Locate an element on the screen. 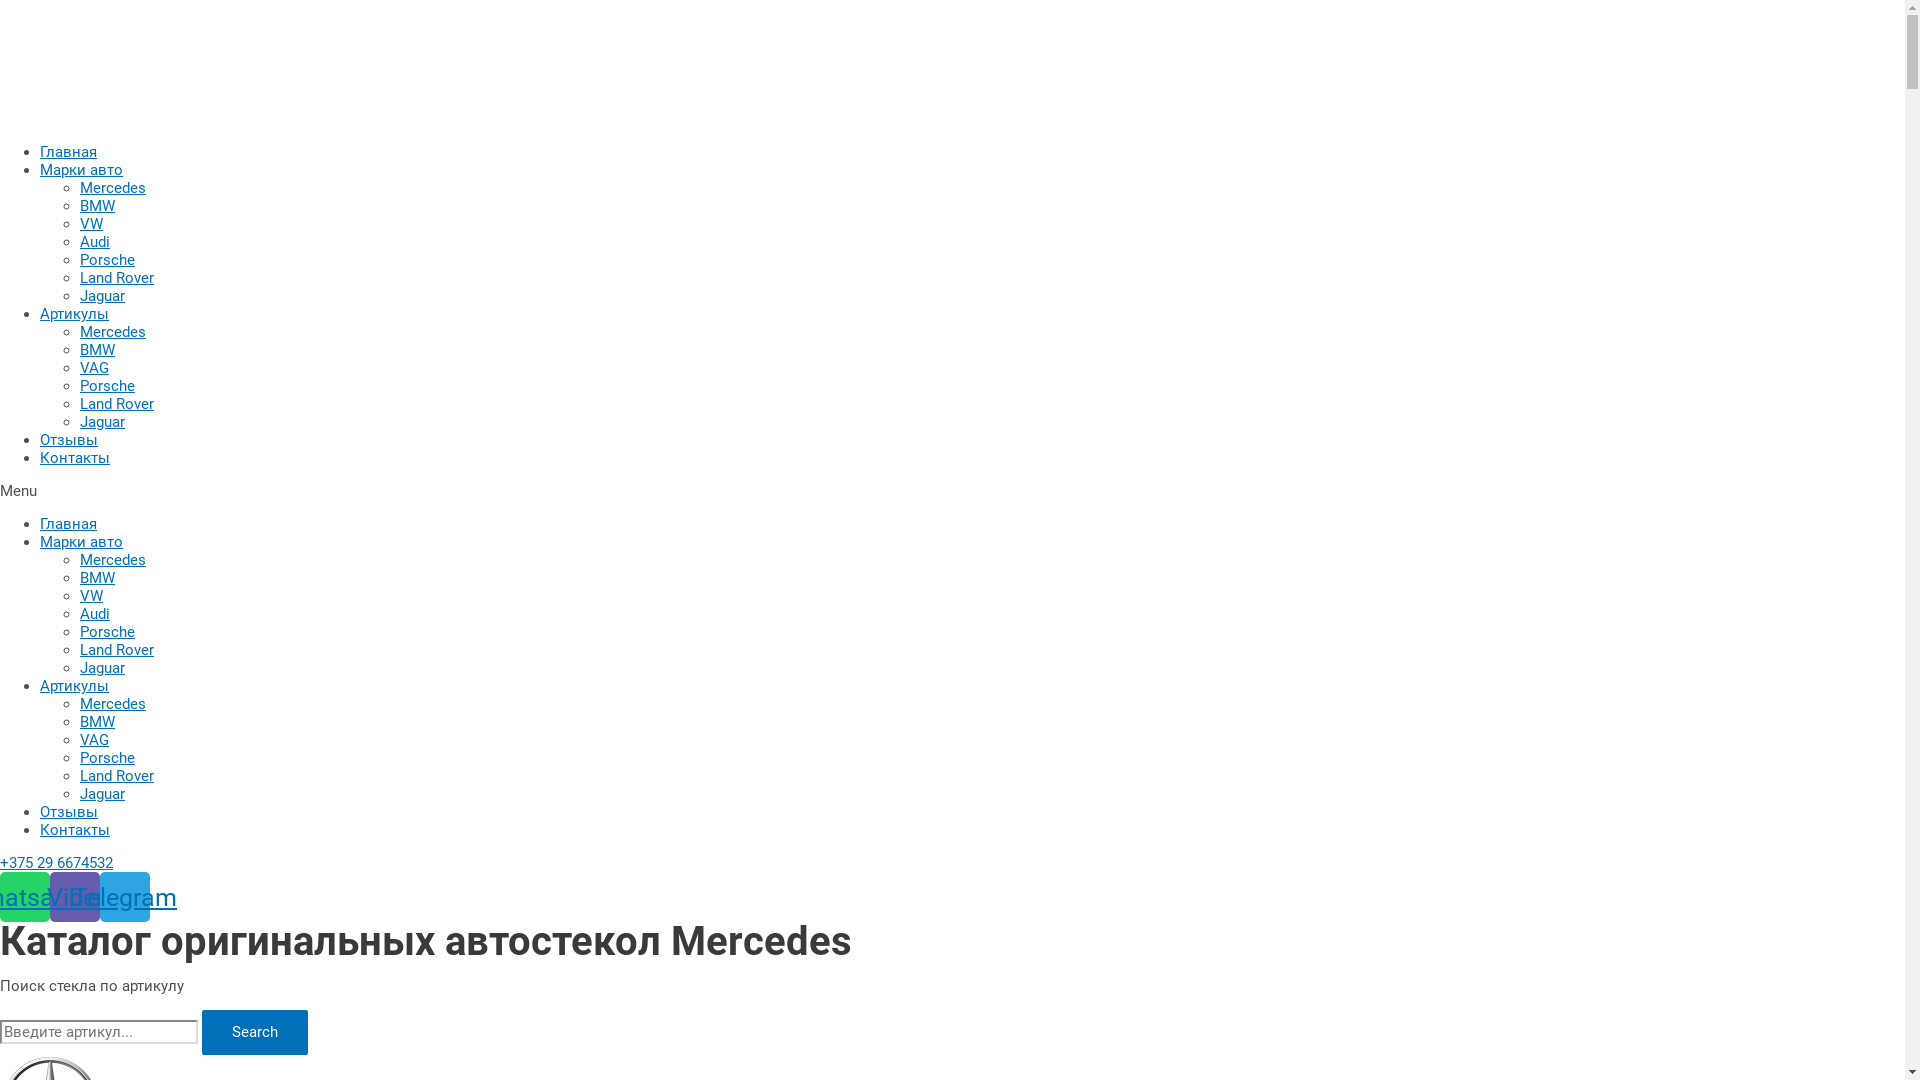 The width and height of the screenshot is (1920, 1080). 'Land Rover' is located at coordinates (115, 650).